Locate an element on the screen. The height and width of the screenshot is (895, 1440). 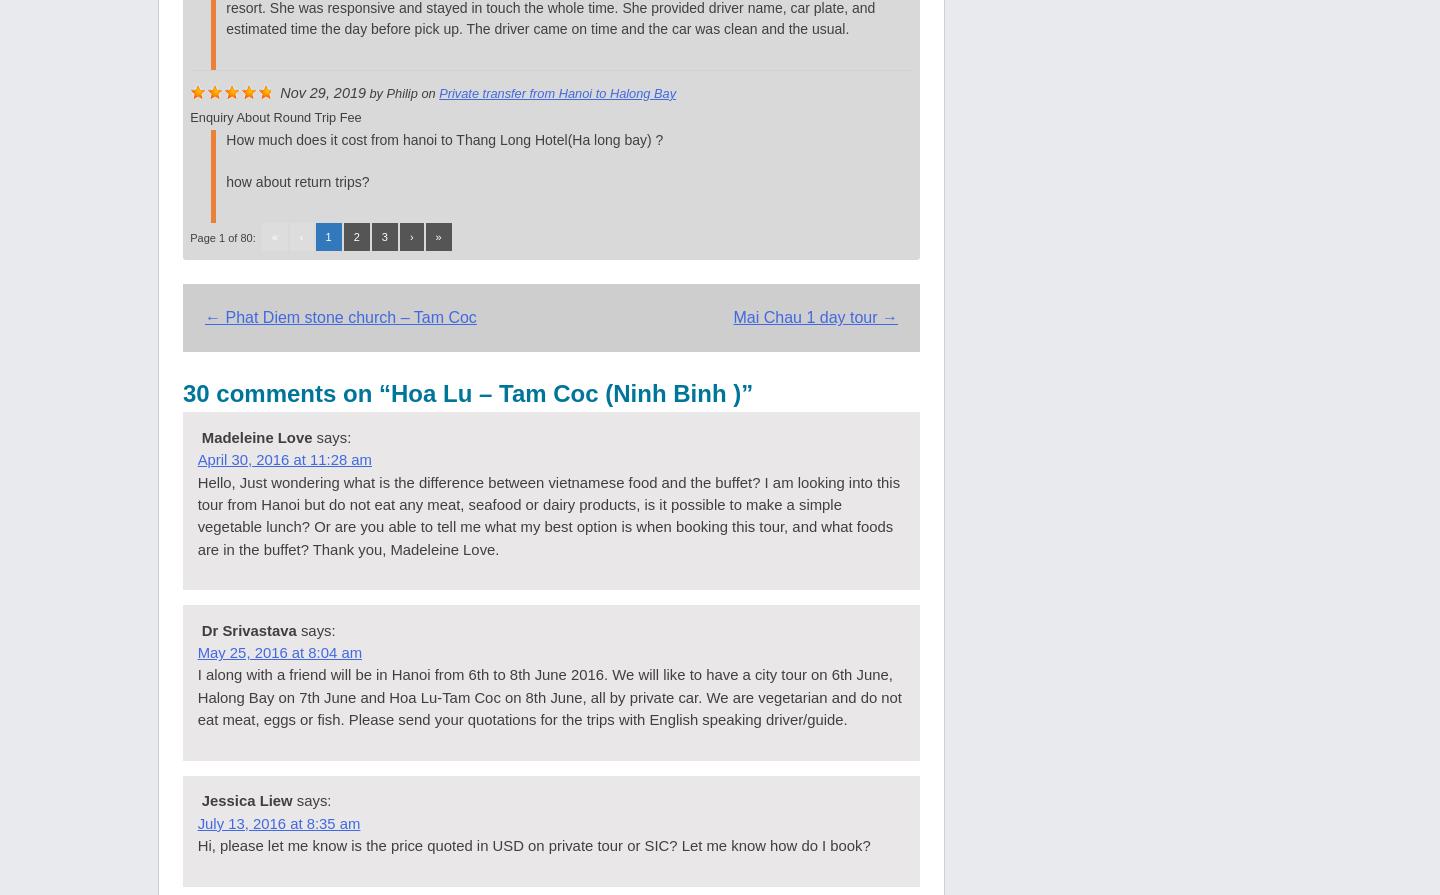
'how about return trips?' is located at coordinates (296, 180).